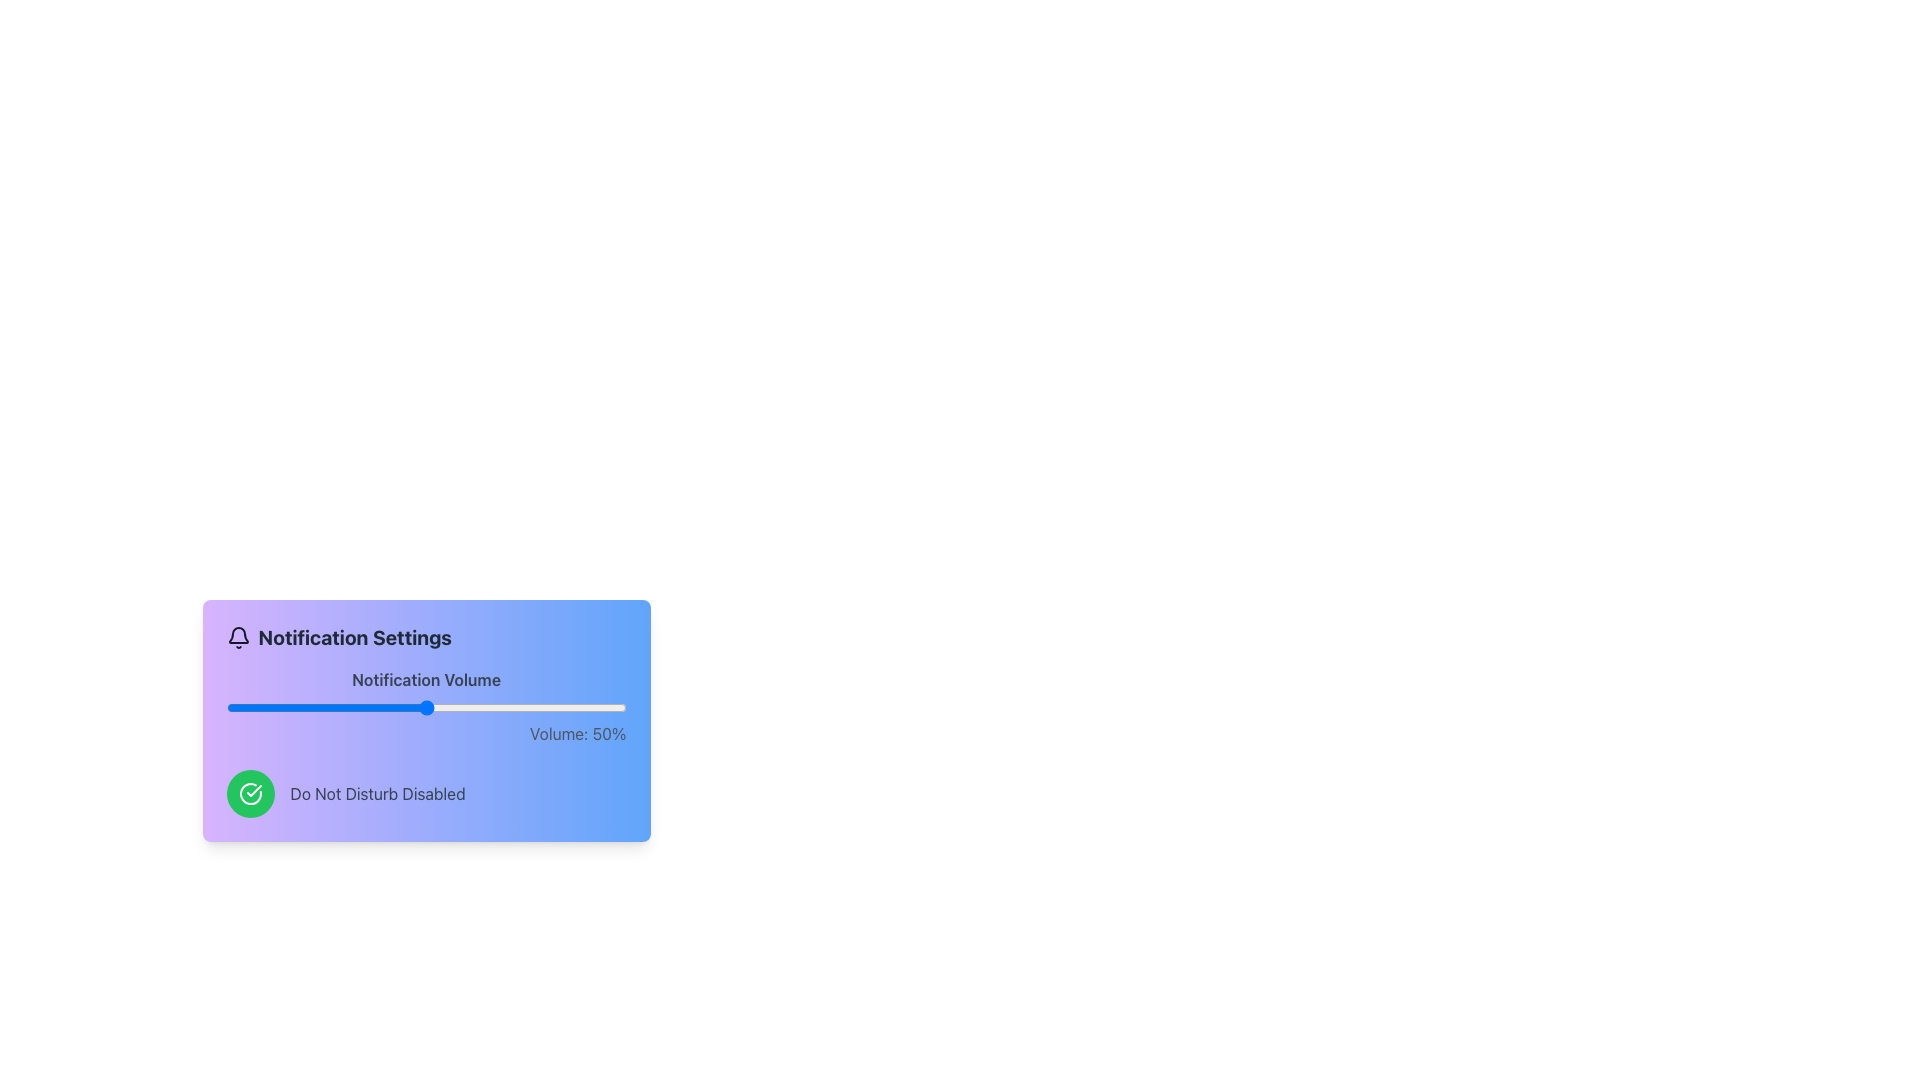 The height and width of the screenshot is (1080, 1920). Describe the element at coordinates (425, 793) in the screenshot. I see `the last section containing a green circular checkmark icon and the text 'Do Not Disturb Disabled', located below the 'Volume: 50%' text` at that location.